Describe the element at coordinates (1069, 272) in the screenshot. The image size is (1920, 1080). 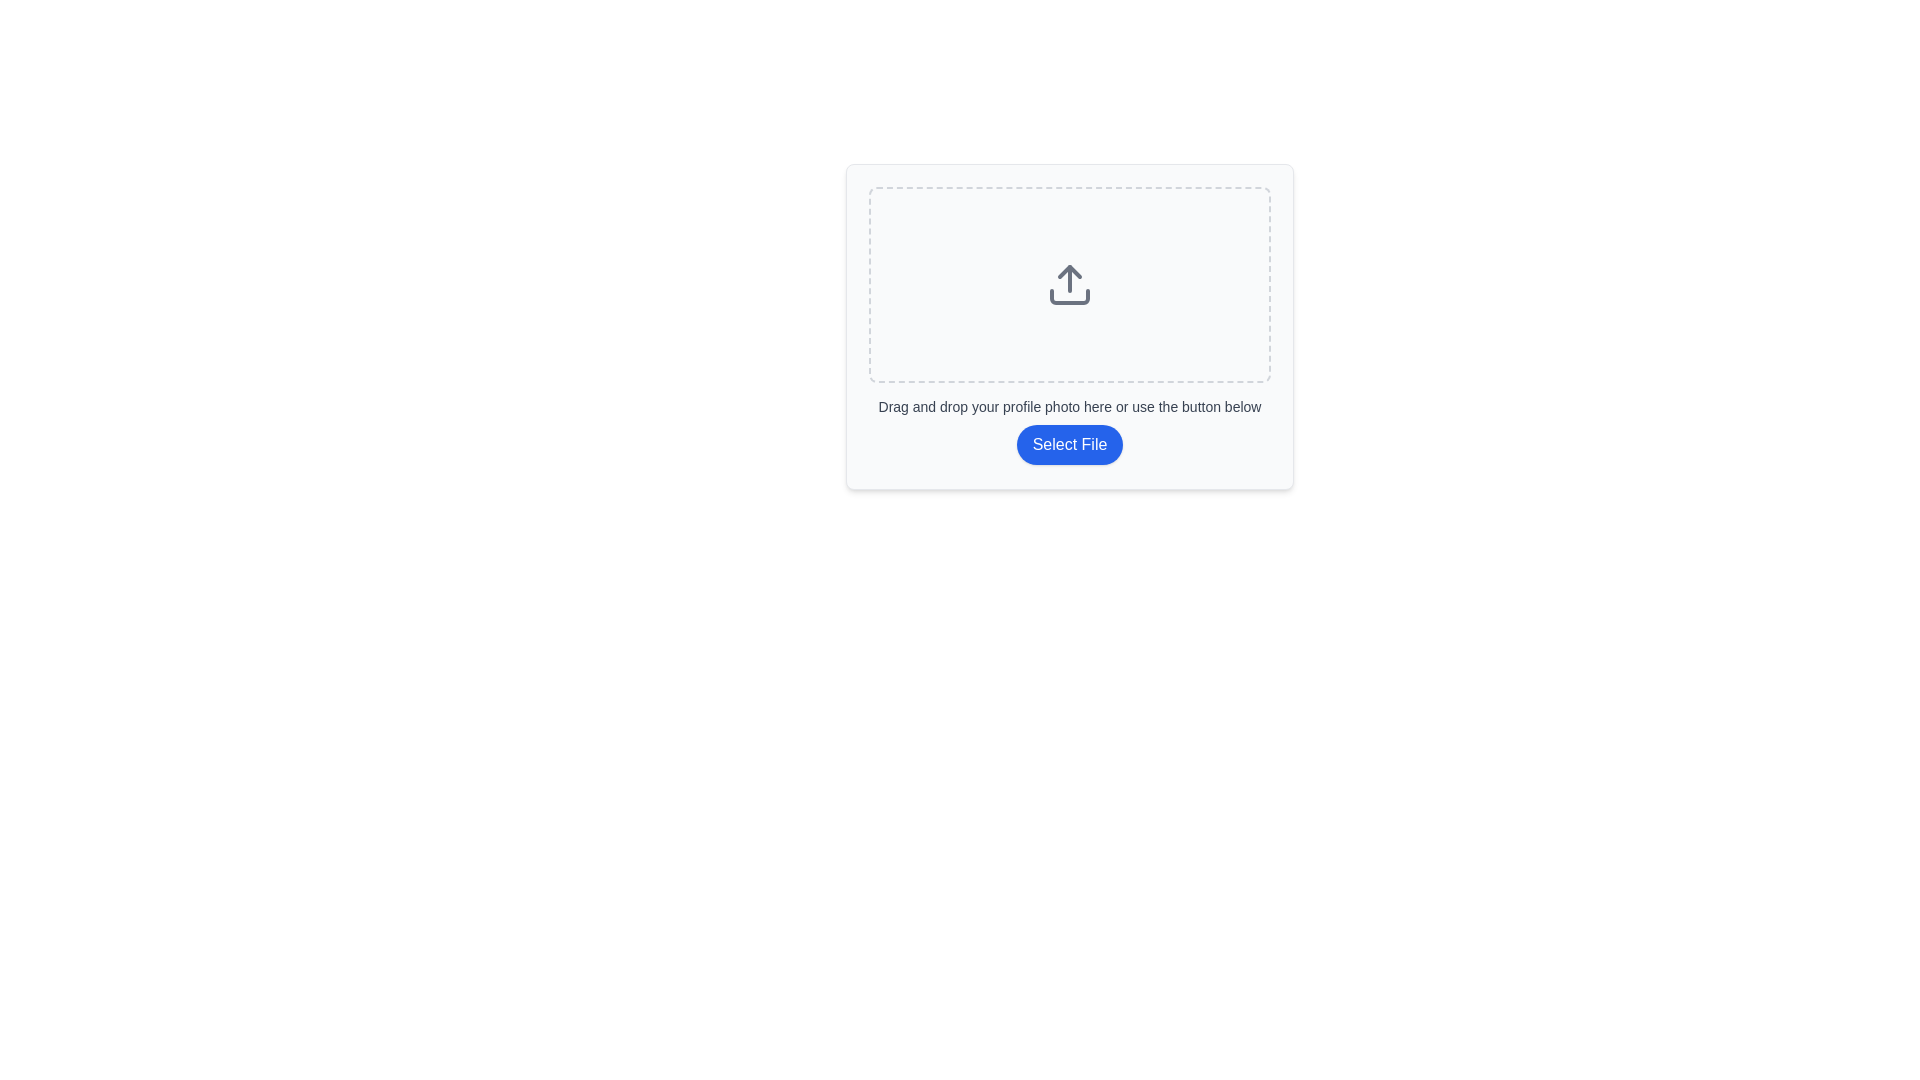
I see `the central triangular decorative element of the upload icon, which is part of the SVG design, positioned above the horizontal and vertical lines in the drag-and-drop upload area` at that location.